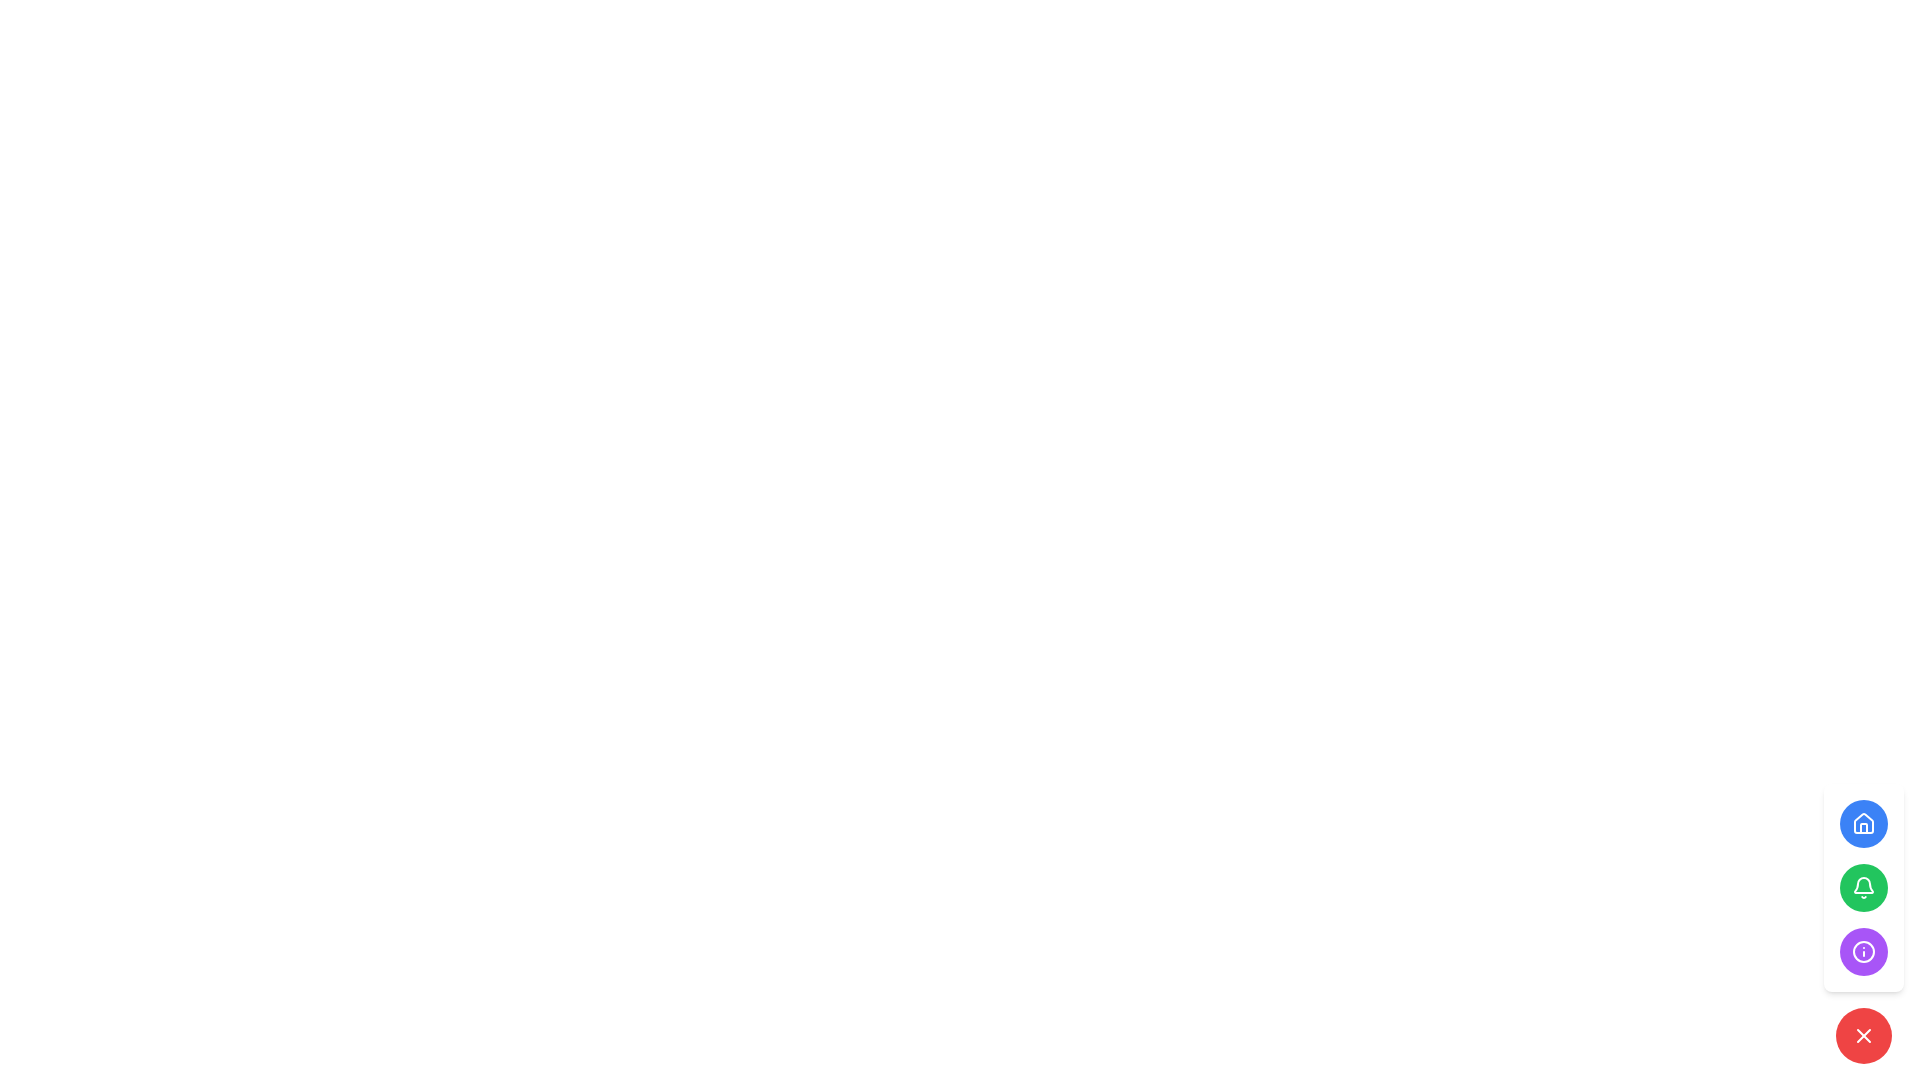  What do you see at coordinates (1862, 822) in the screenshot?
I see `the house icon, which is the first icon in a vertical row of blue action icons` at bounding box center [1862, 822].